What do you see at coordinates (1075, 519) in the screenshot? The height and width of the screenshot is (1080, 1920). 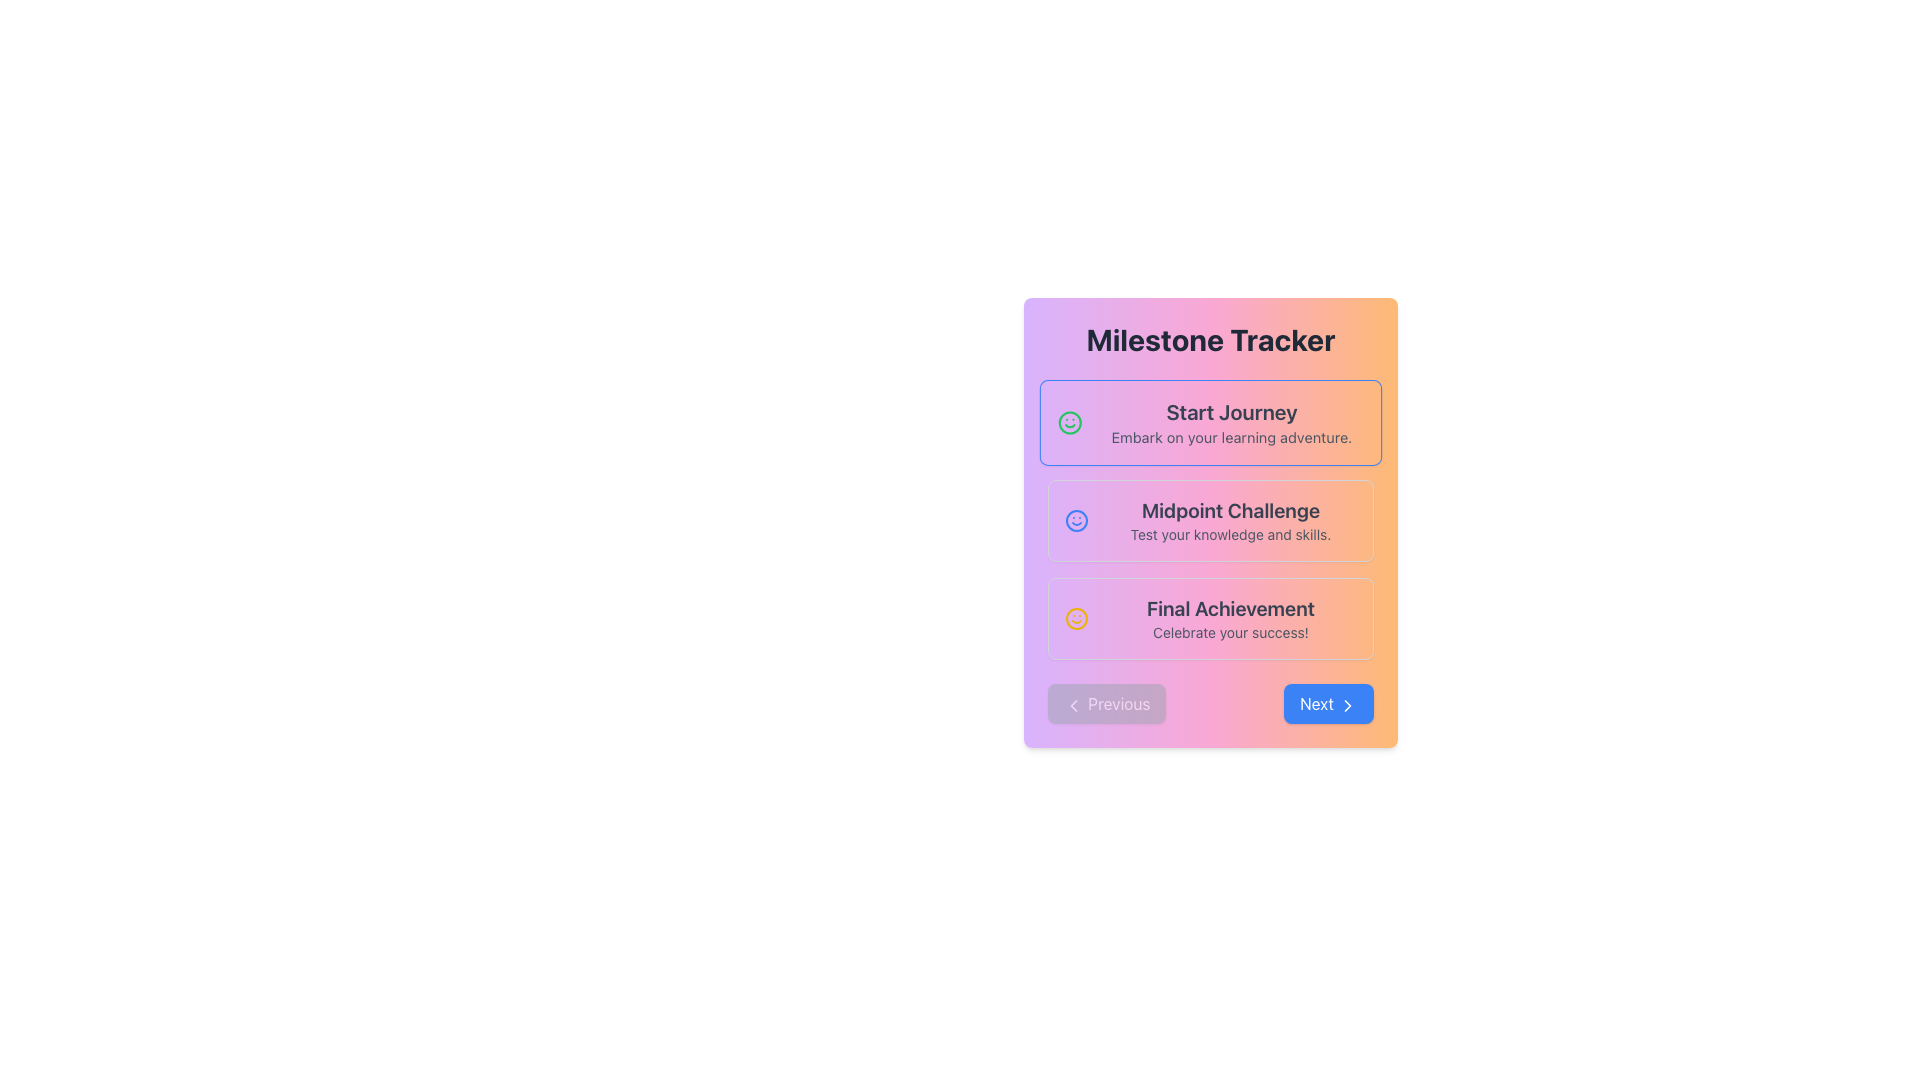 I see `the circular icon with a blue border and a face design inside` at bounding box center [1075, 519].